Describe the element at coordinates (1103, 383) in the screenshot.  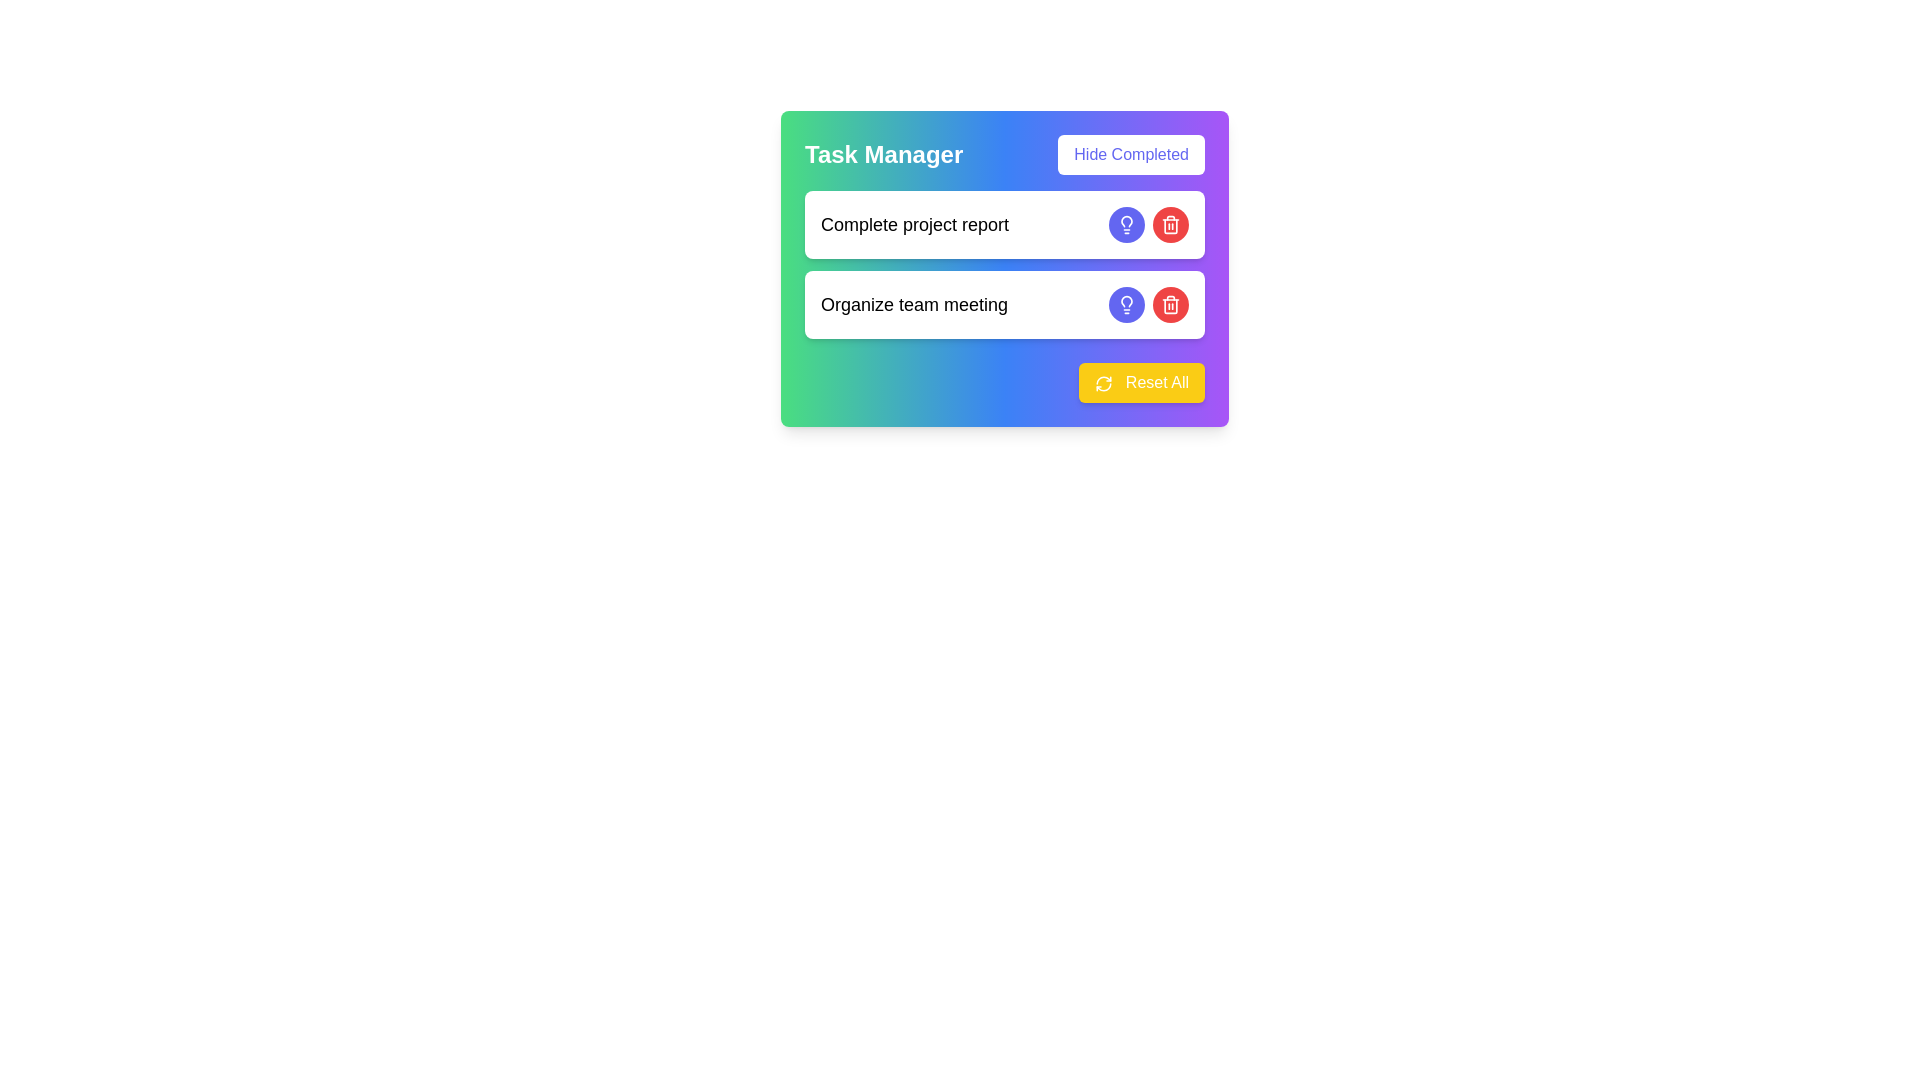
I see `the 'Reset All' button located at the bottom right of the task management panel, which contains a circular refresh icon with two curved arrows` at that location.